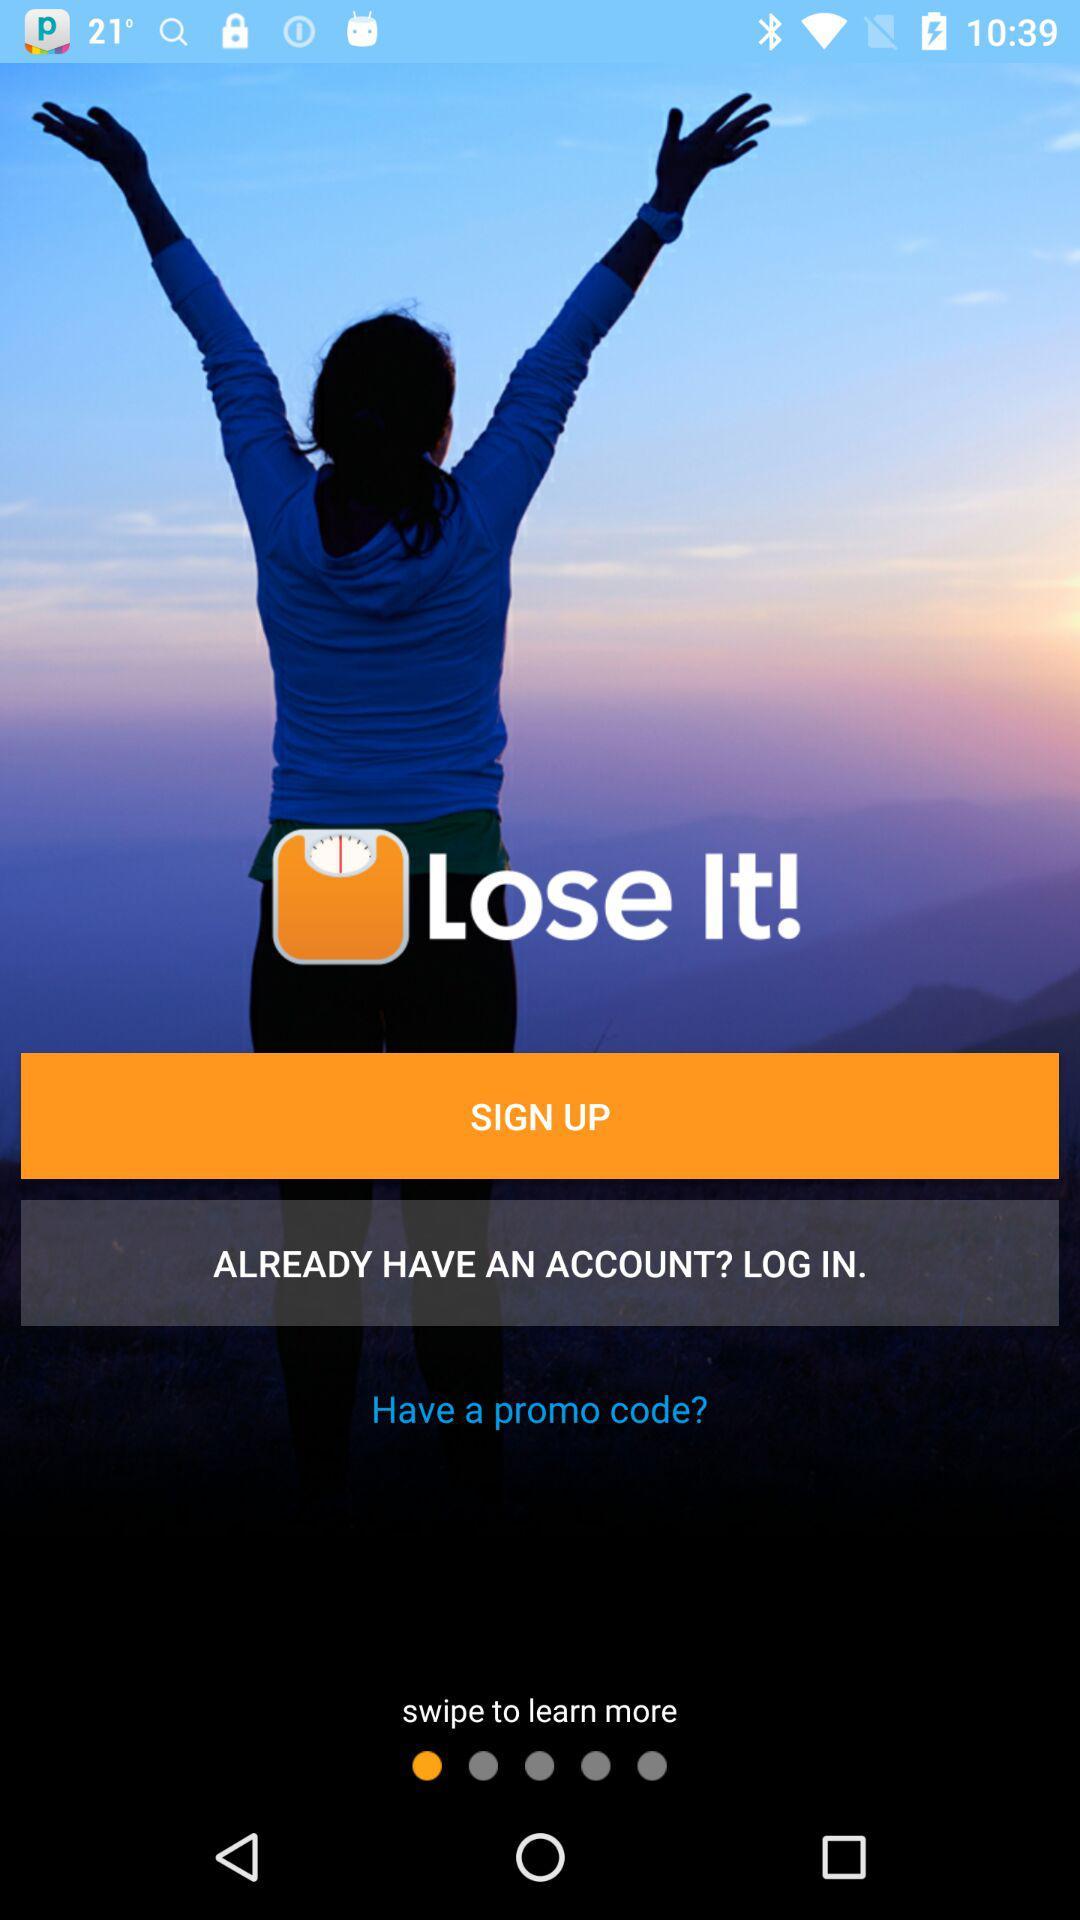 Image resolution: width=1080 pixels, height=1920 pixels. What do you see at coordinates (538, 1407) in the screenshot?
I see `the have a promo icon` at bounding box center [538, 1407].